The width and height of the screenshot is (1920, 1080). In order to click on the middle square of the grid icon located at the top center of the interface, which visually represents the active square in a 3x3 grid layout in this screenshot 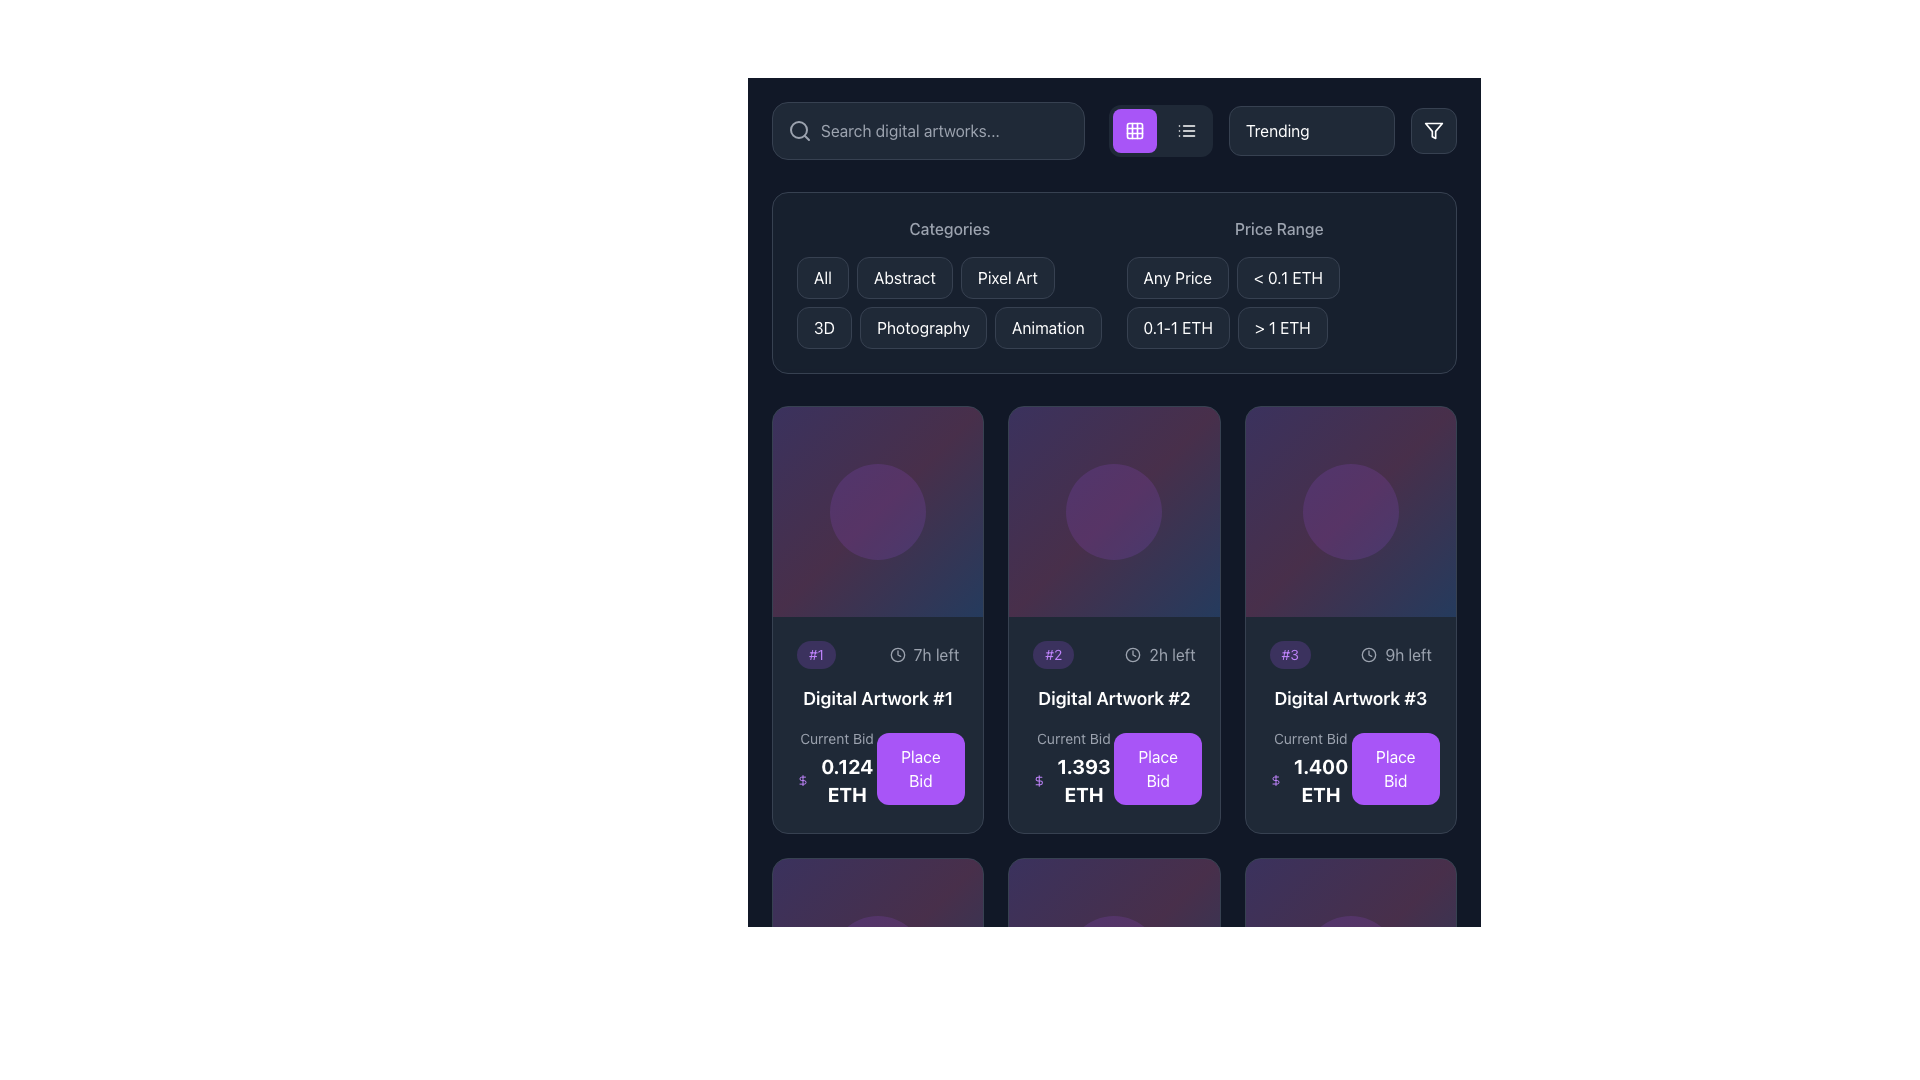, I will do `click(1134, 131)`.